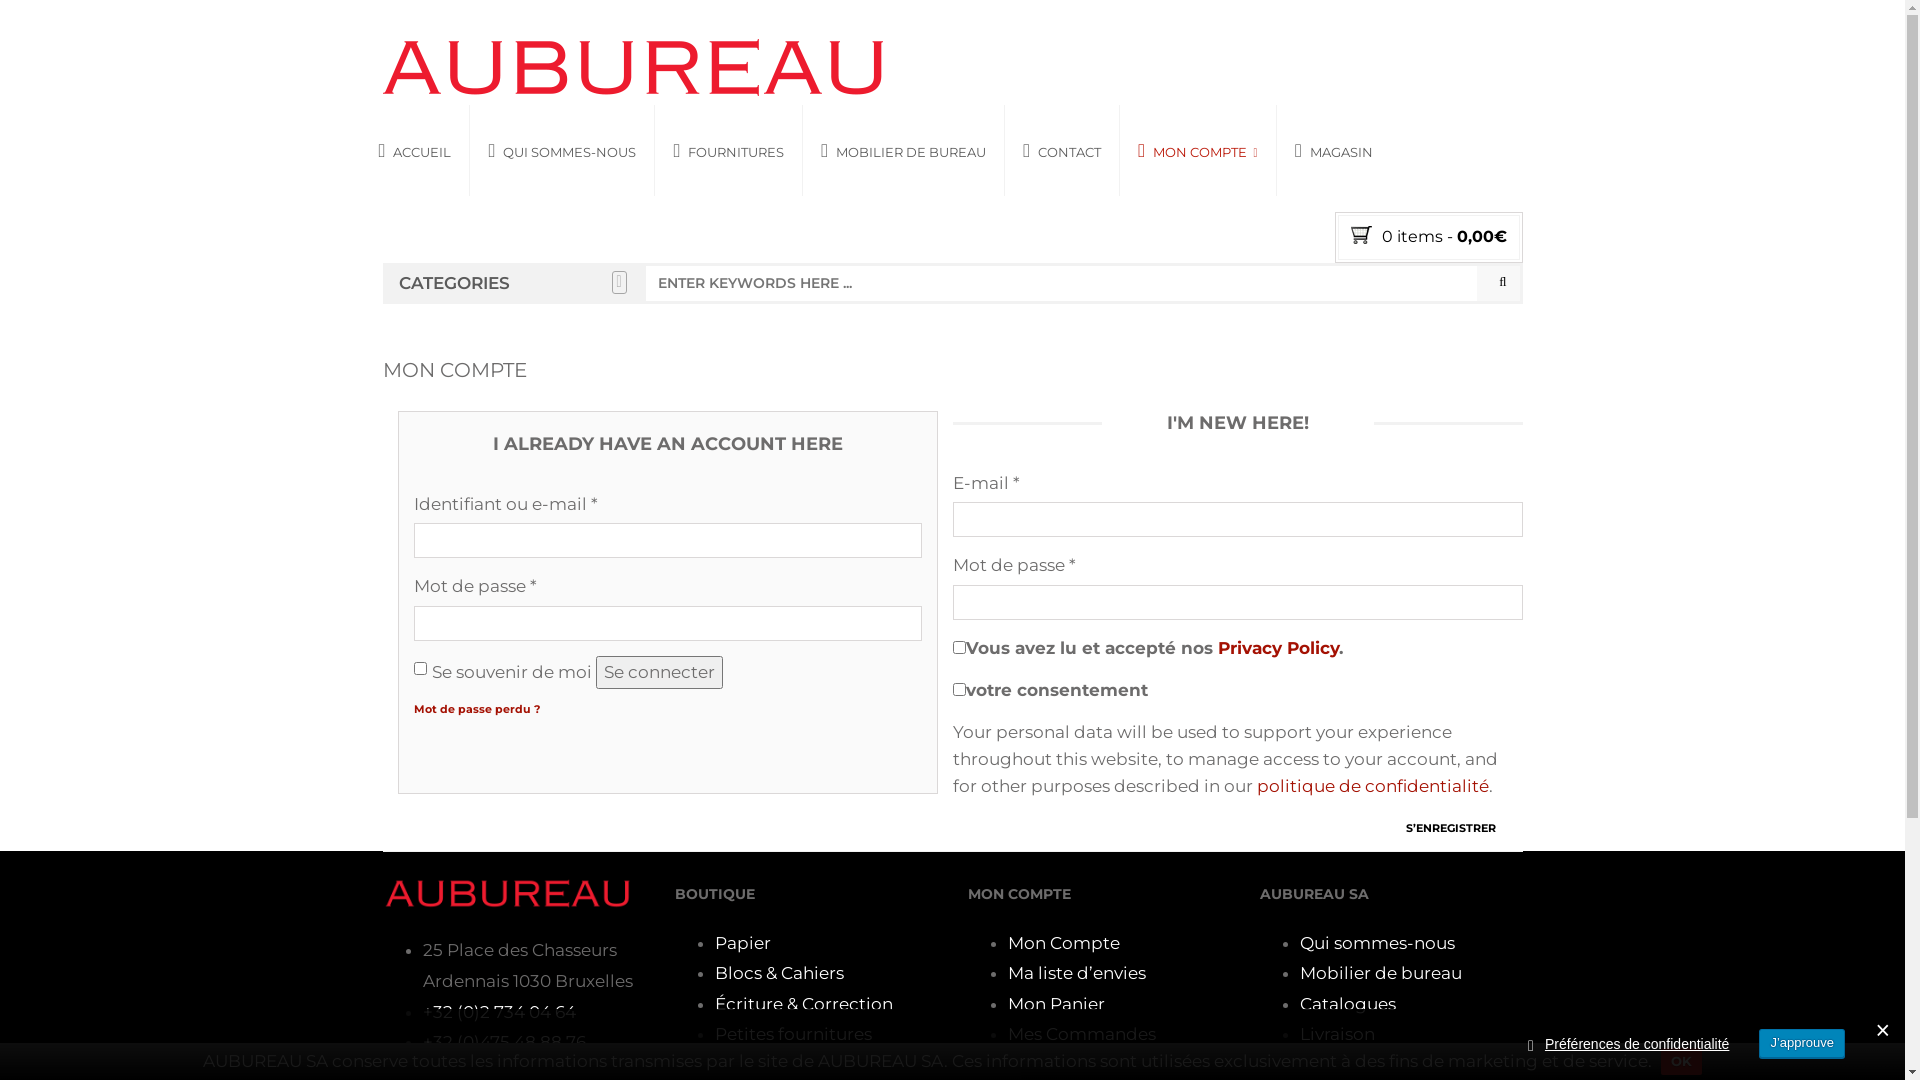 This screenshot has height=1080, width=1920. Describe the element at coordinates (742, 942) in the screenshot. I see `'Papier'` at that location.